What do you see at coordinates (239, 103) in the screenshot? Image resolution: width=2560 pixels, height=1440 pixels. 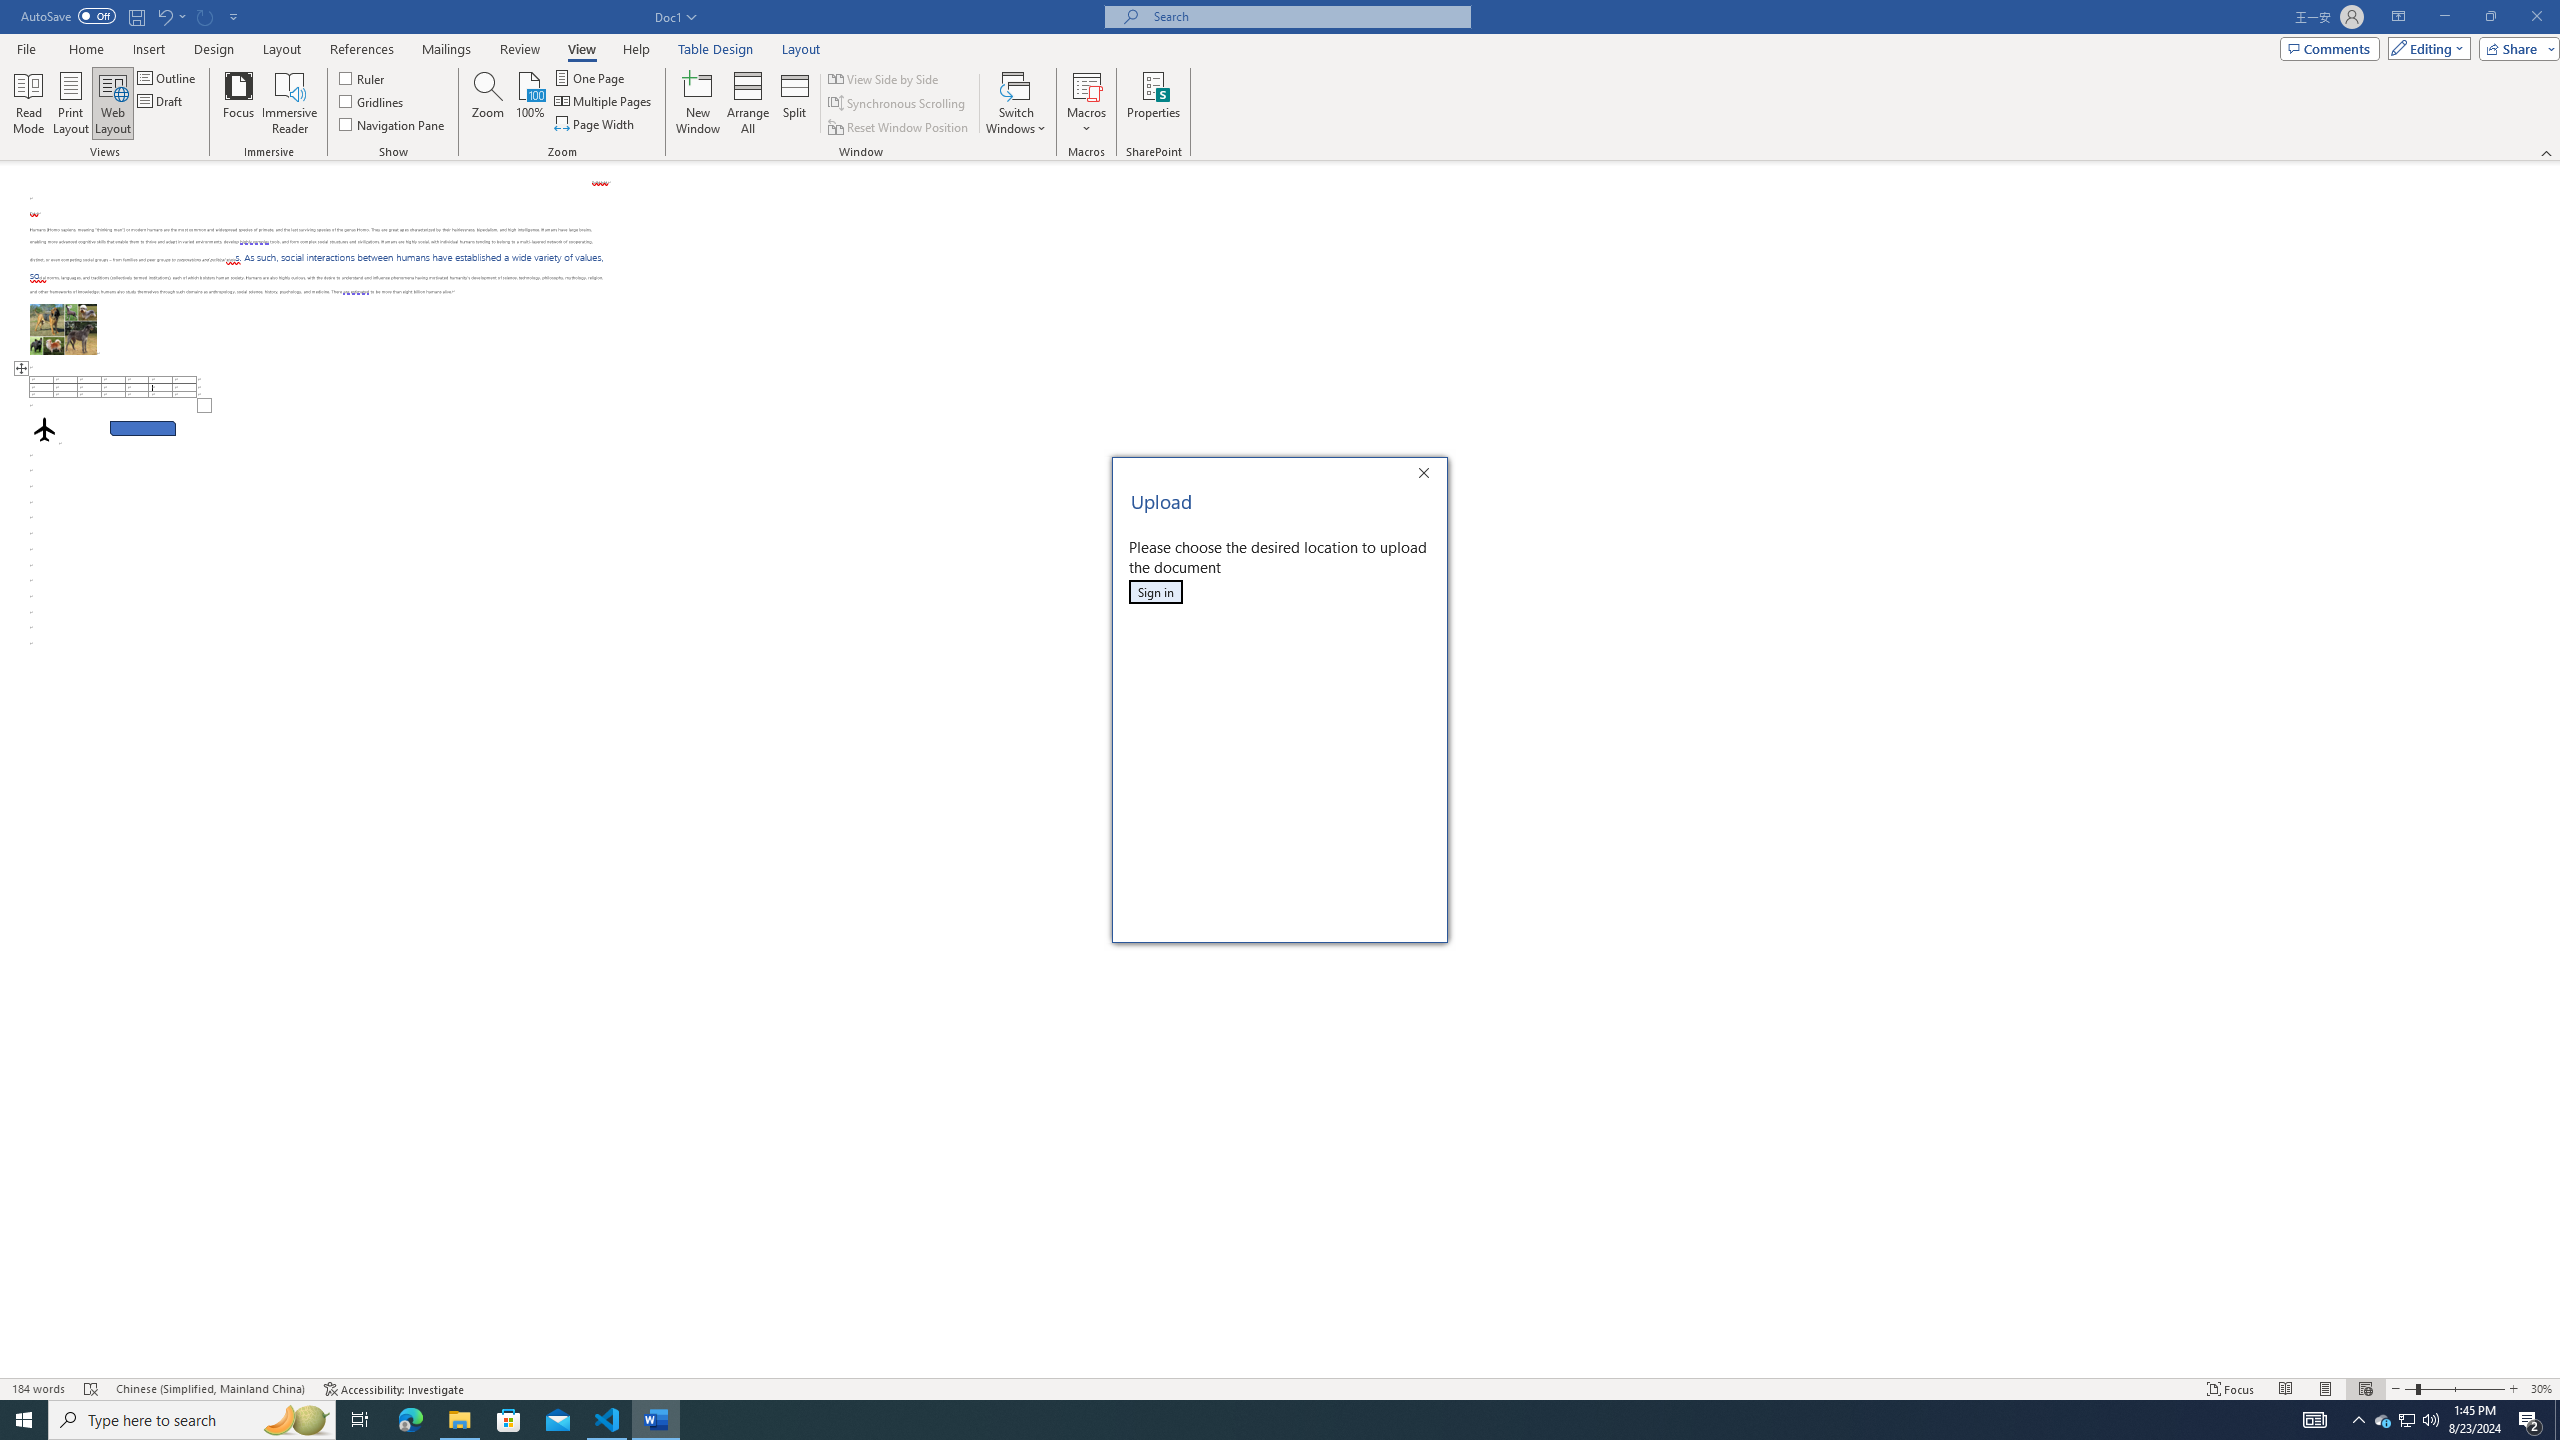 I see `'Focus'` at bounding box center [239, 103].